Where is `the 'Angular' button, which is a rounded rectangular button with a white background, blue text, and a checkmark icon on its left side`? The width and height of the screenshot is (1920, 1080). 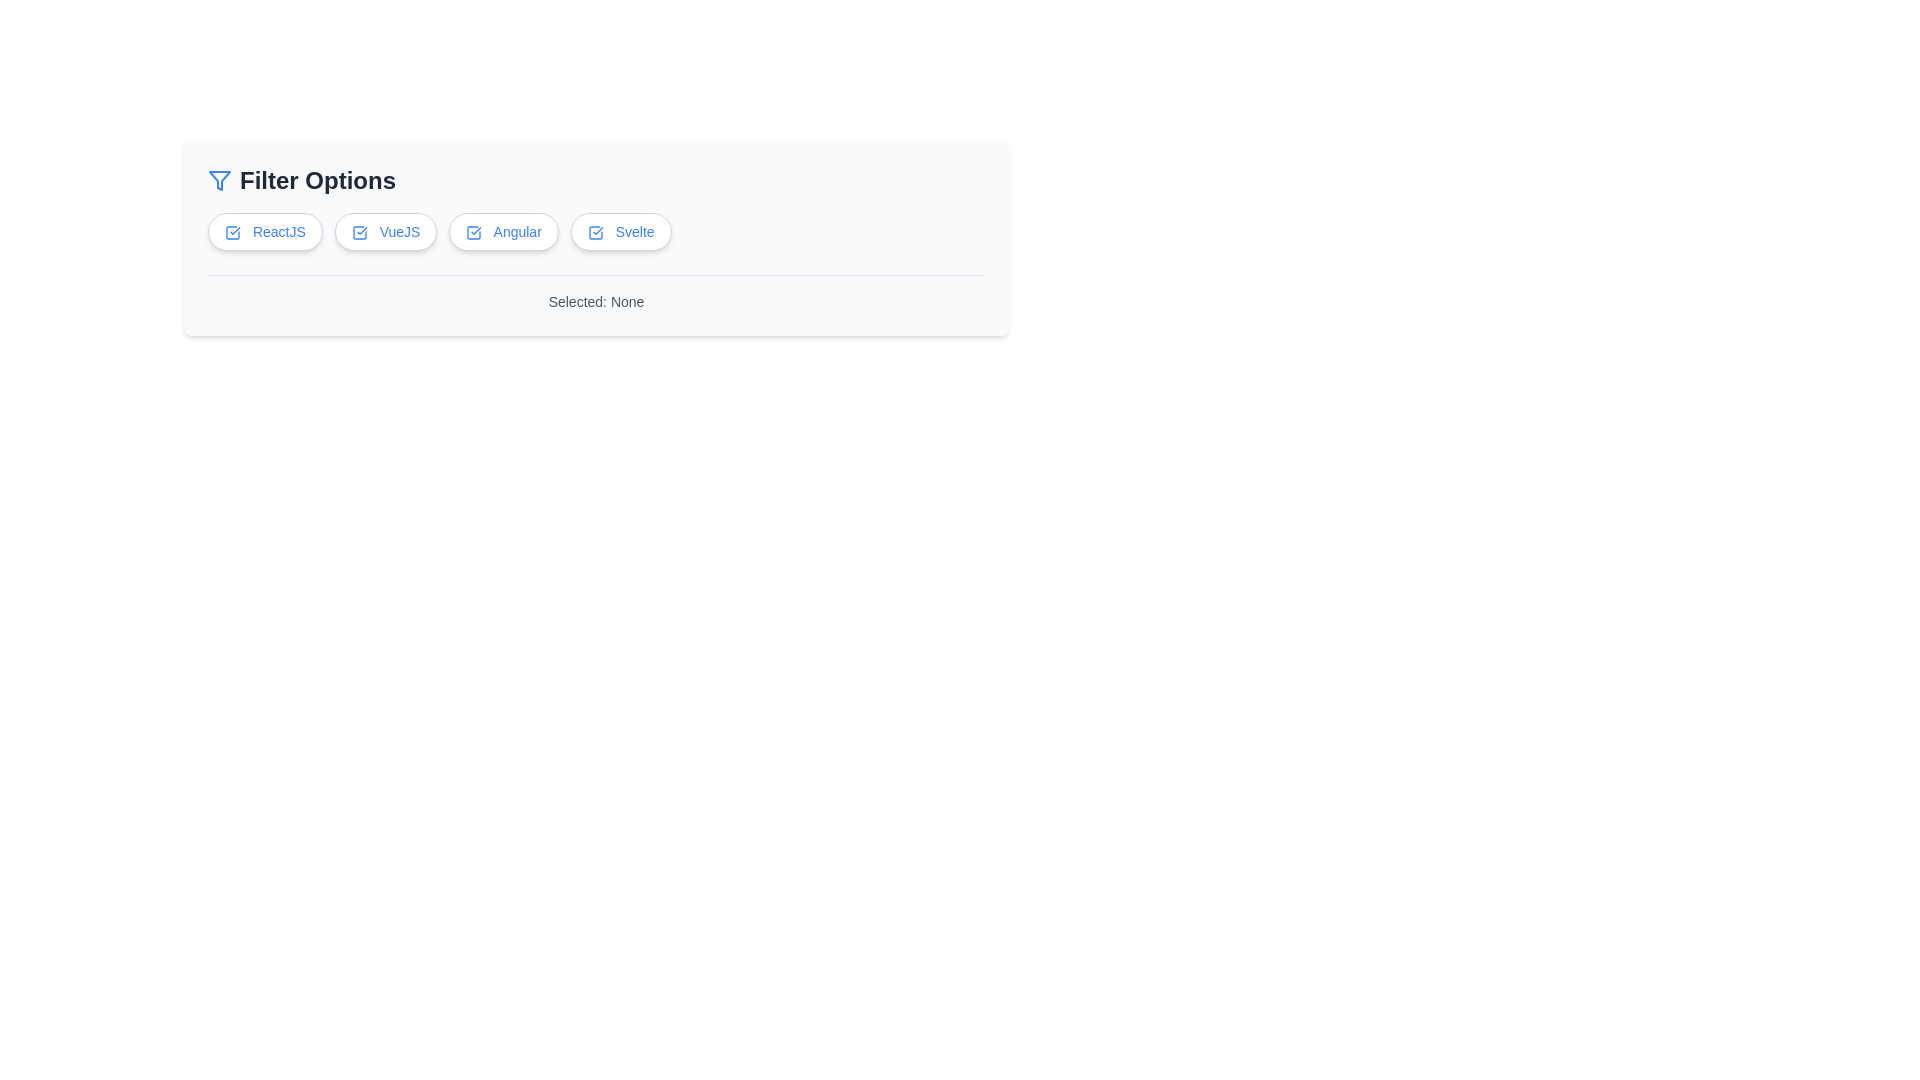 the 'Angular' button, which is a rounded rectangular button with a white background, blue text, and a checkmark icon on its left side is located at coordinates (504, 230).